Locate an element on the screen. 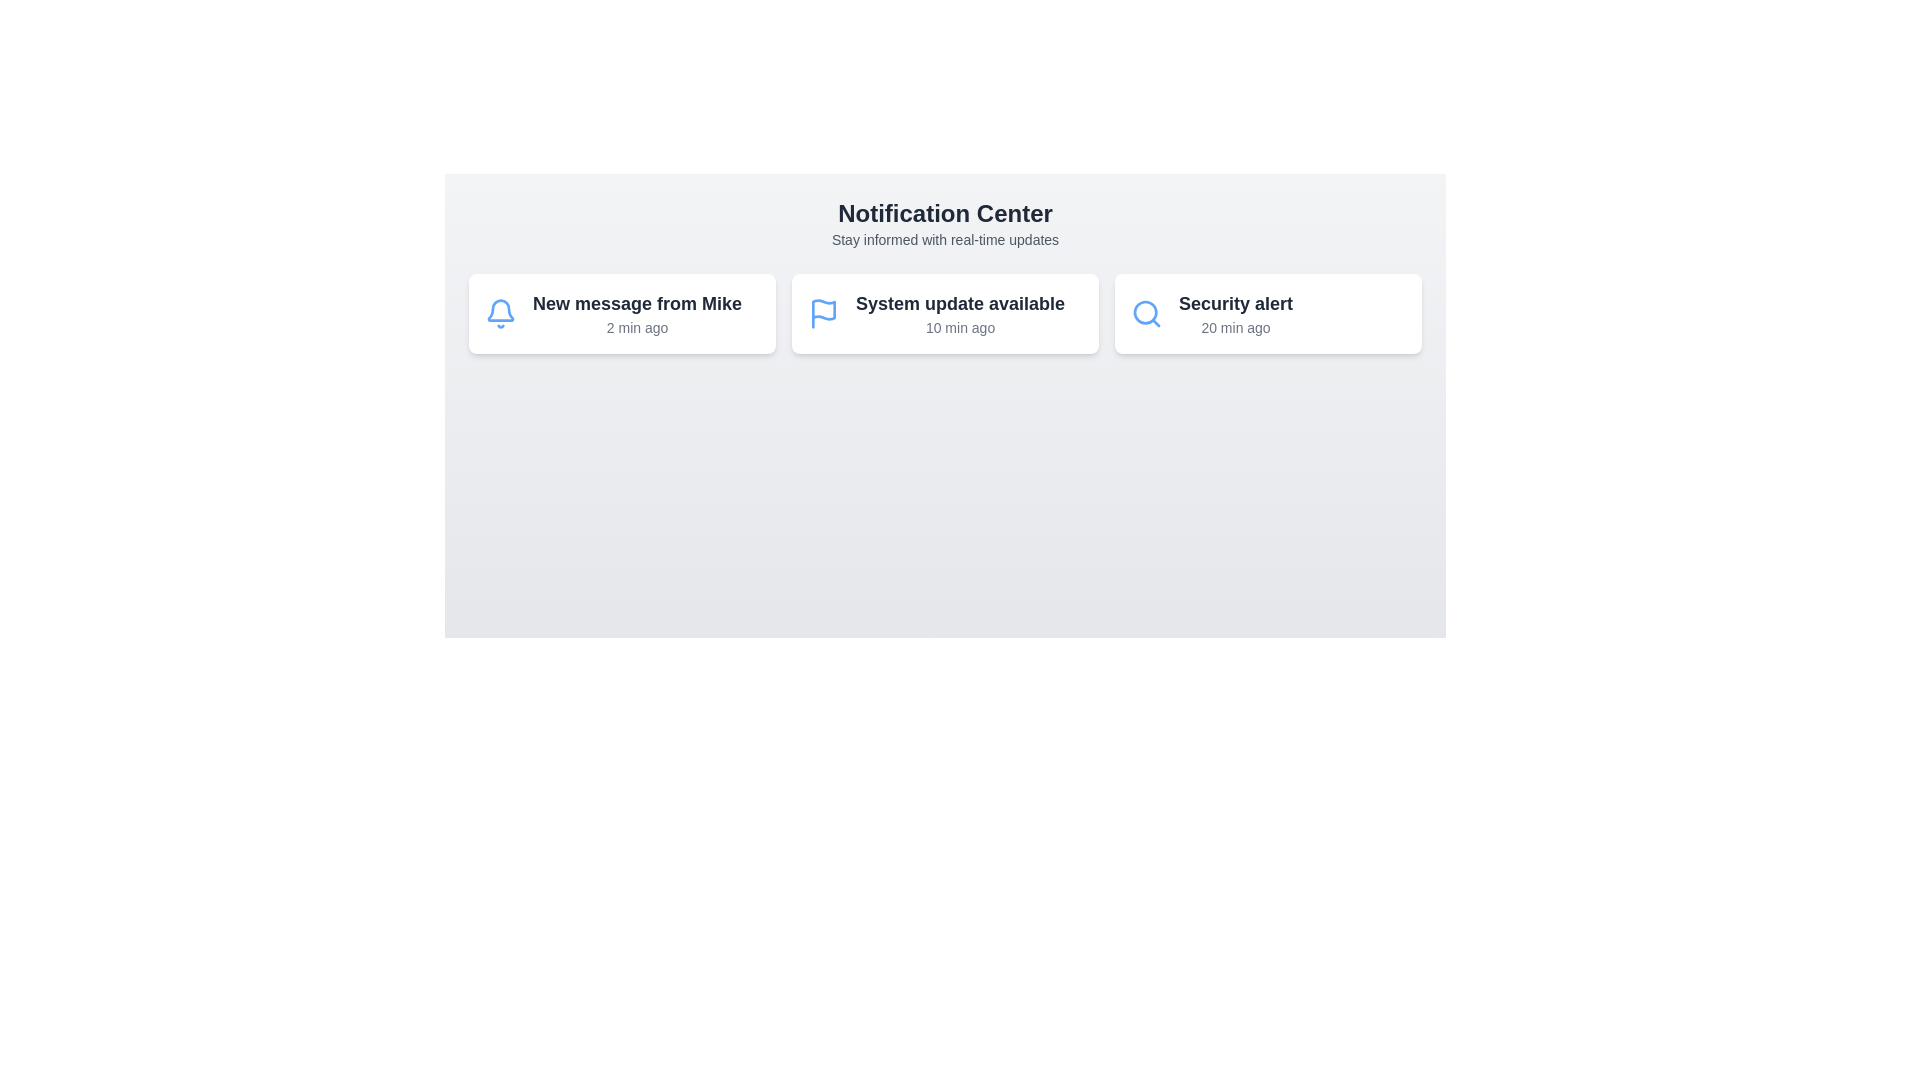  the timestamp displayed in the text label that reads '2 min ago', which is located below the 'New message from Mike' text in the notification card is located at coordinates (636, 326).